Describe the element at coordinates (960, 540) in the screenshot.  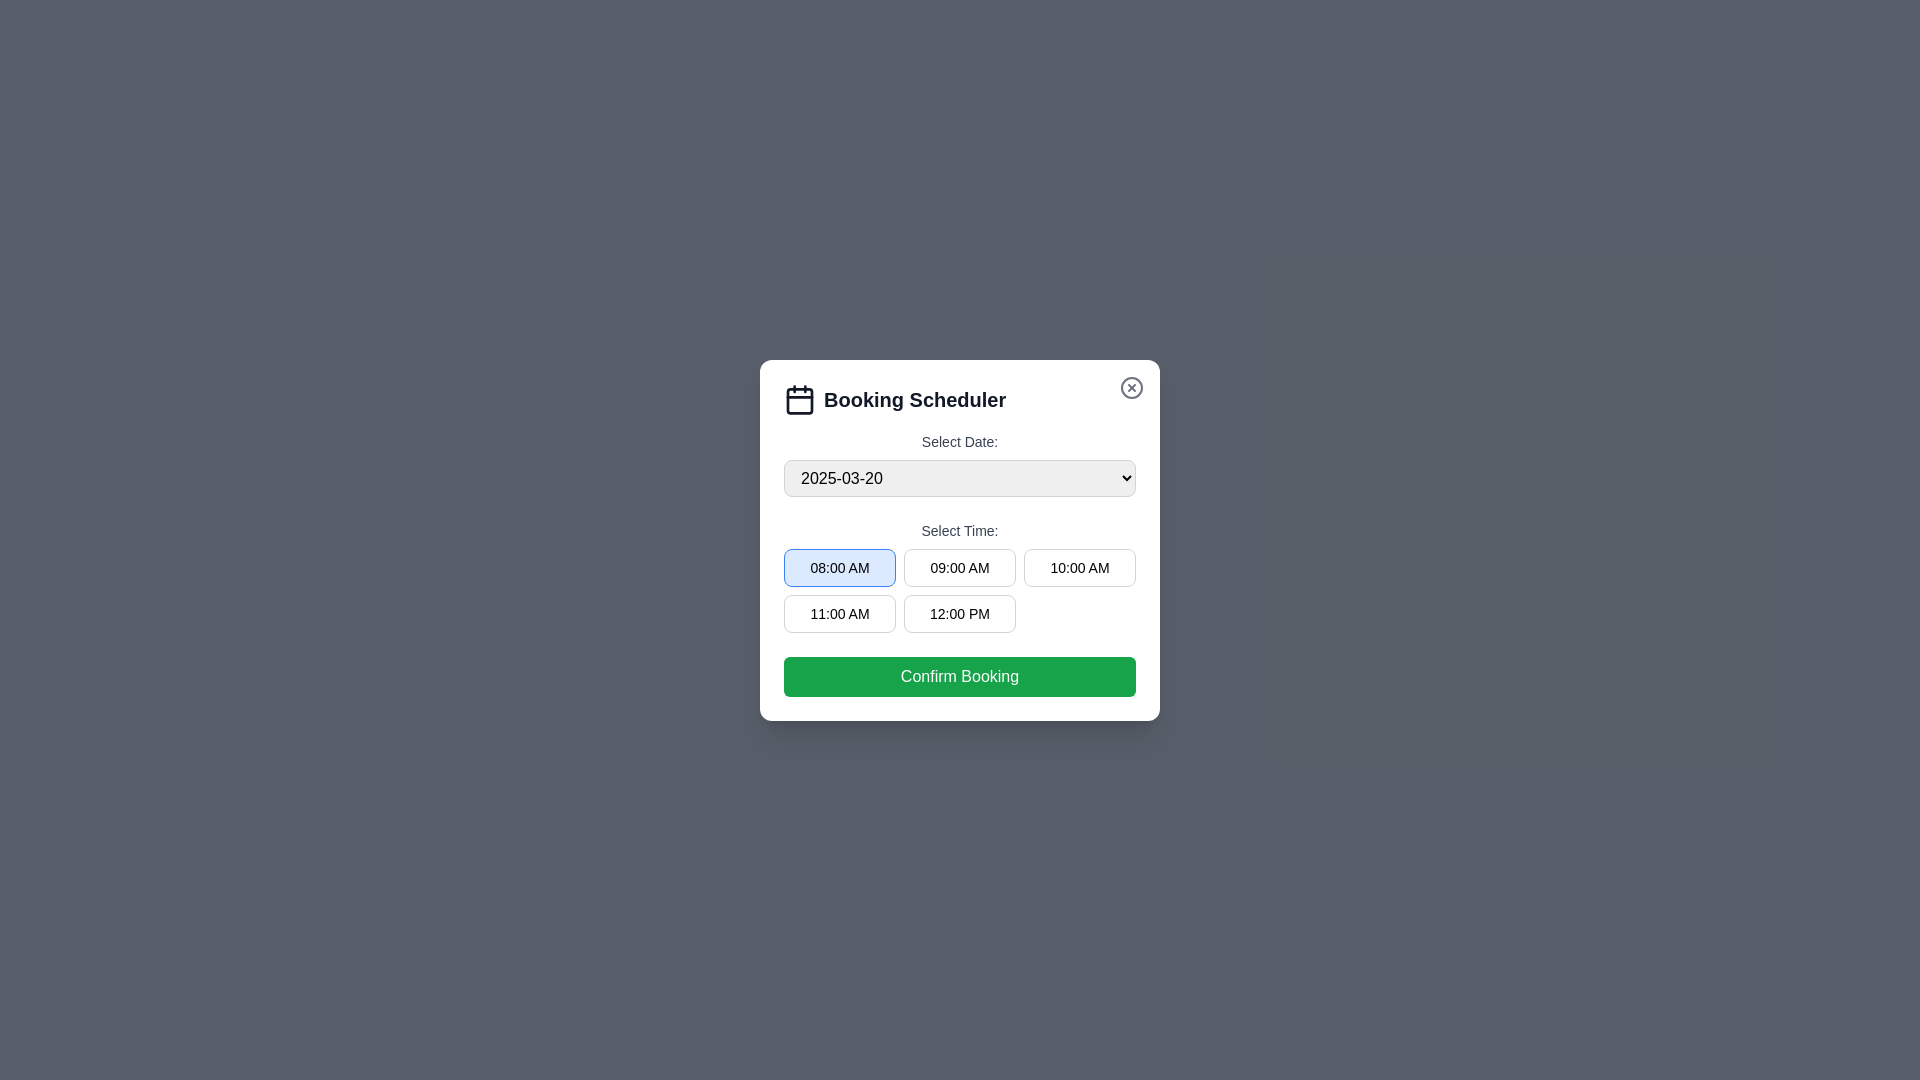
I see `the dropdown menu in the Booking Scheduler modal popup` at that location.